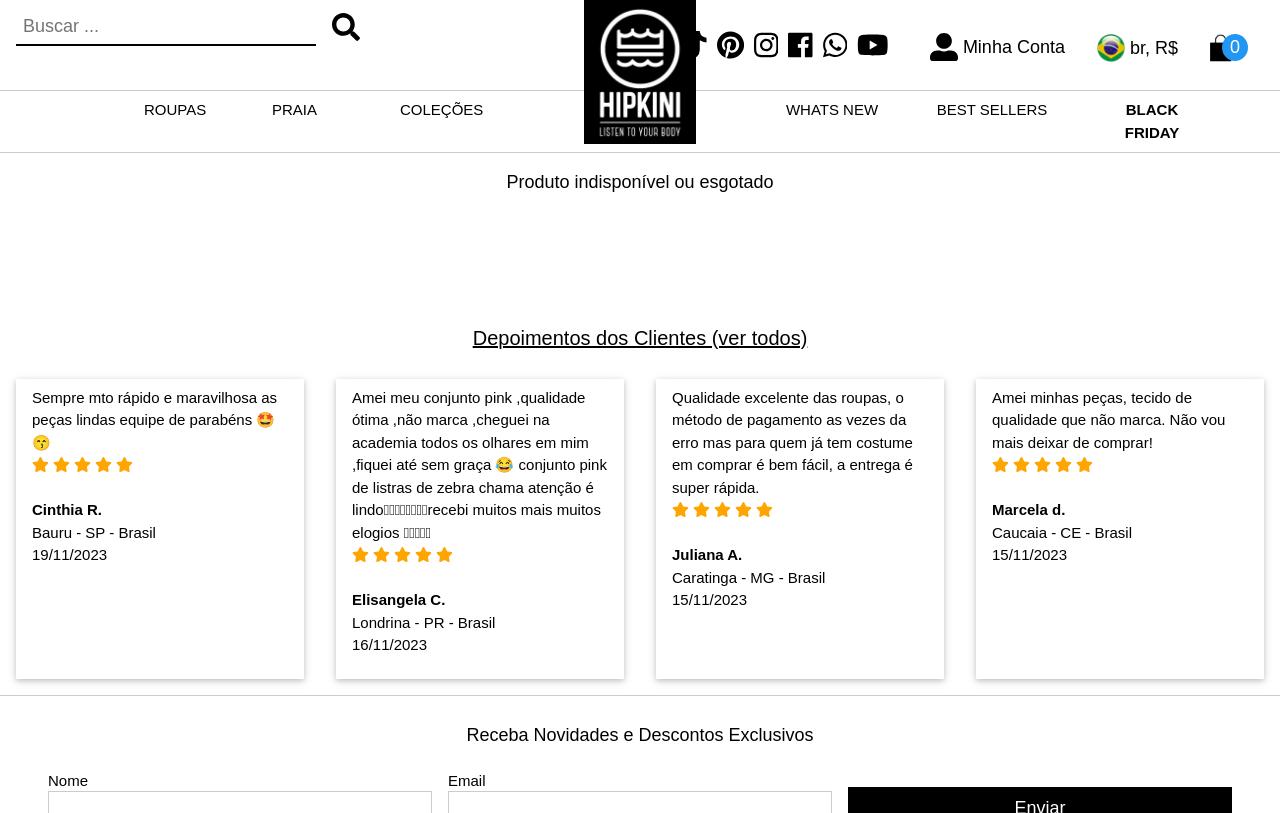 The image size is (1280, 813). I want to click on 'Depoimentos dos Clientes (ver todos)', so click(638, 335).